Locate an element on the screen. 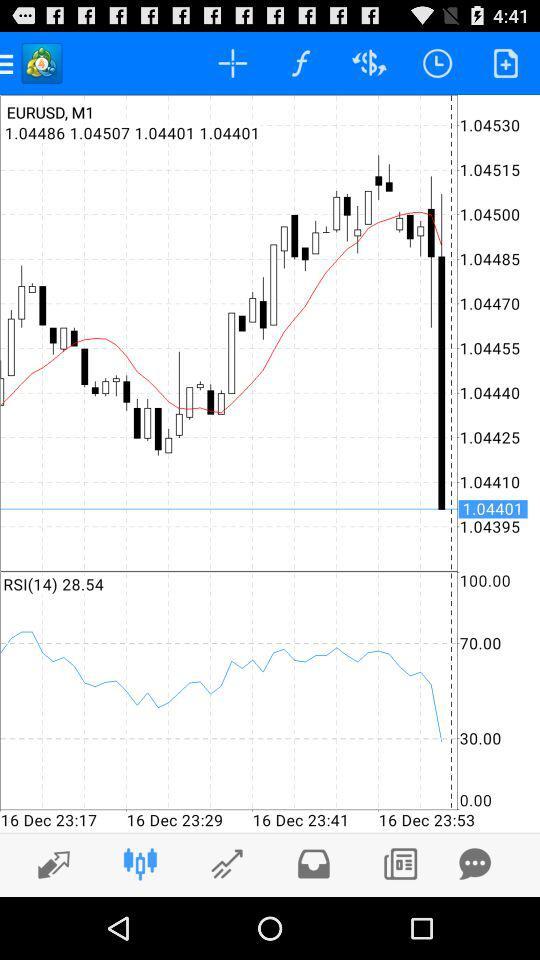 The image size is (540, 960). the chat icon is located at coordinates (474, 924).